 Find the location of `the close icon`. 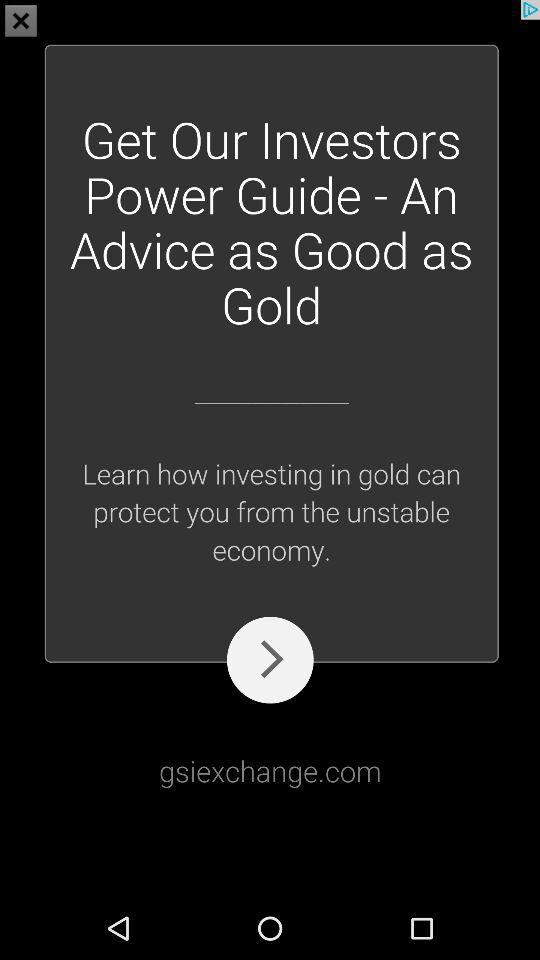

the close icon is located at coordinates (20, 21).